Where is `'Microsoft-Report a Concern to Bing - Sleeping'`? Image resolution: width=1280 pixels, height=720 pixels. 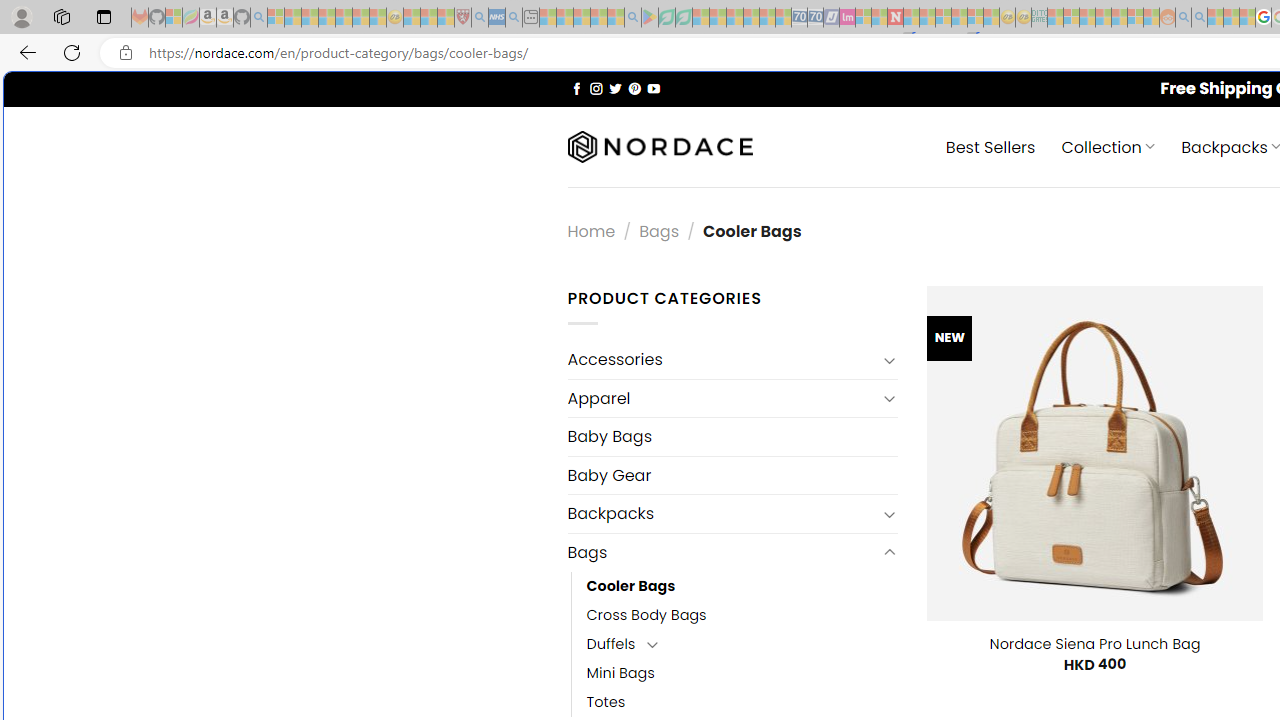
'Microsoft-Report a Concern to Bing - Sleeping' is located at coordinates (174, 17).